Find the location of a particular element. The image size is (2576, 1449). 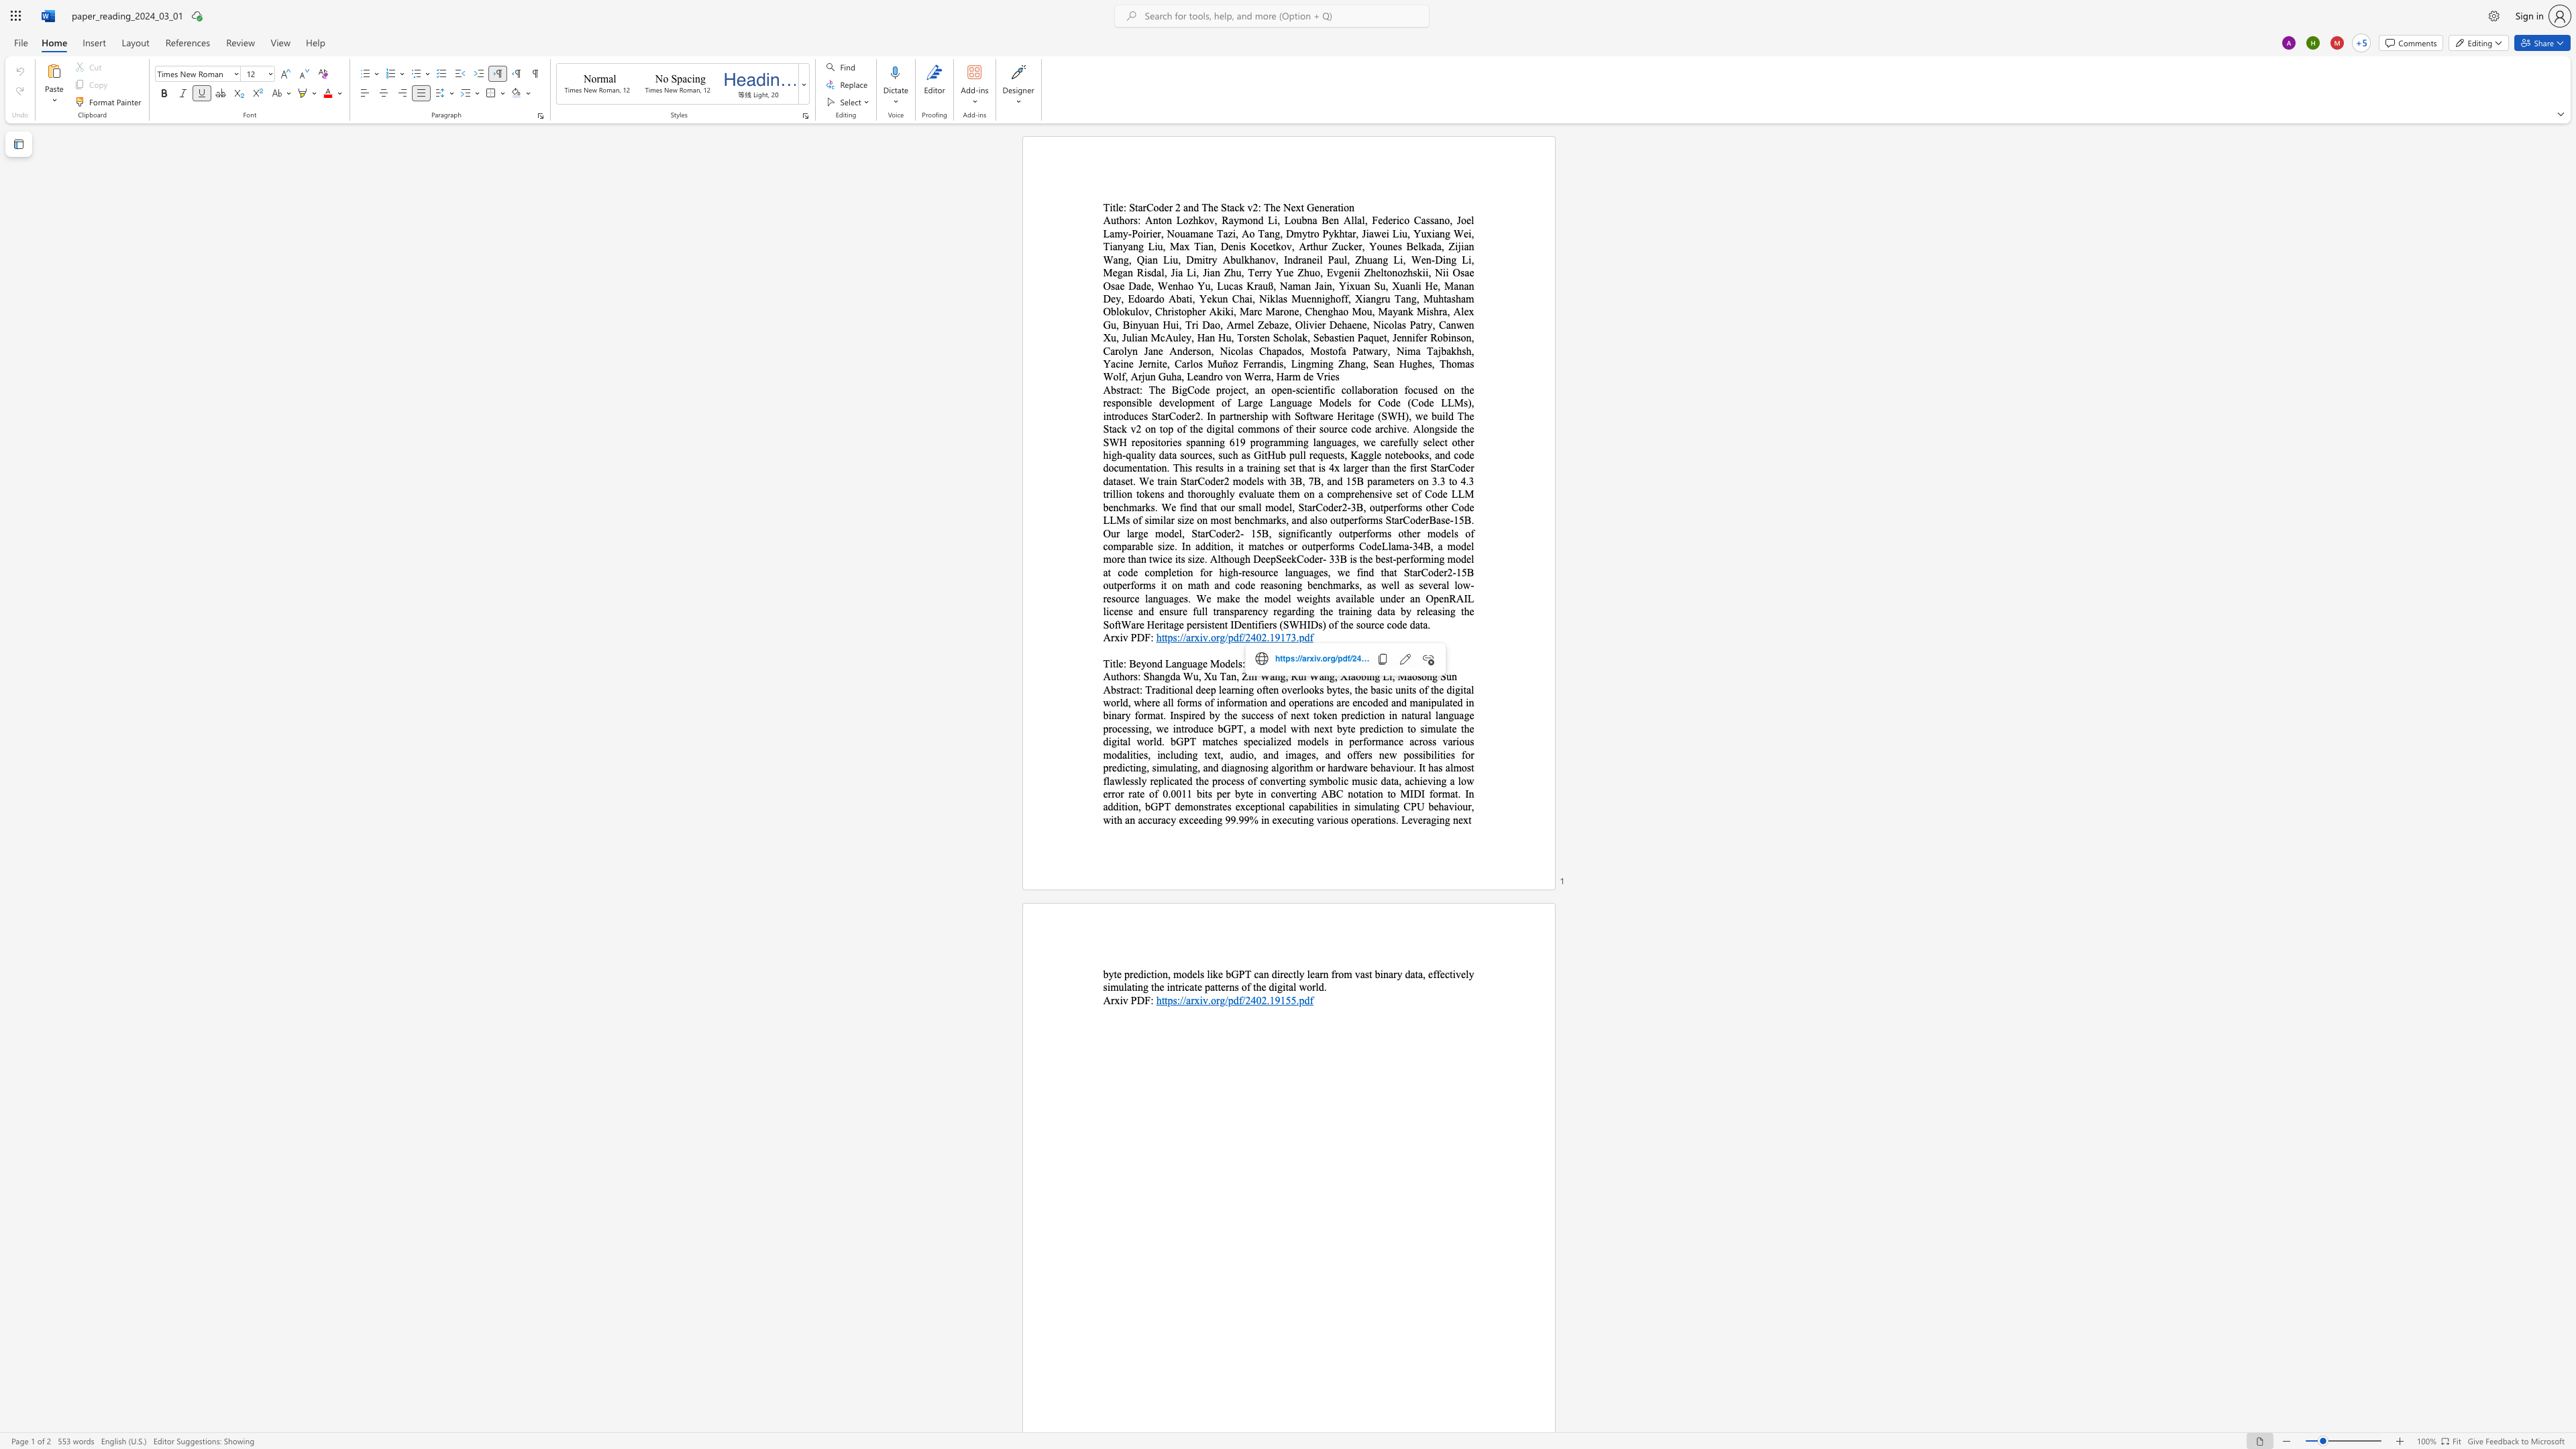

the 1th character "i" in the text is located at coordinates (1249, 676).